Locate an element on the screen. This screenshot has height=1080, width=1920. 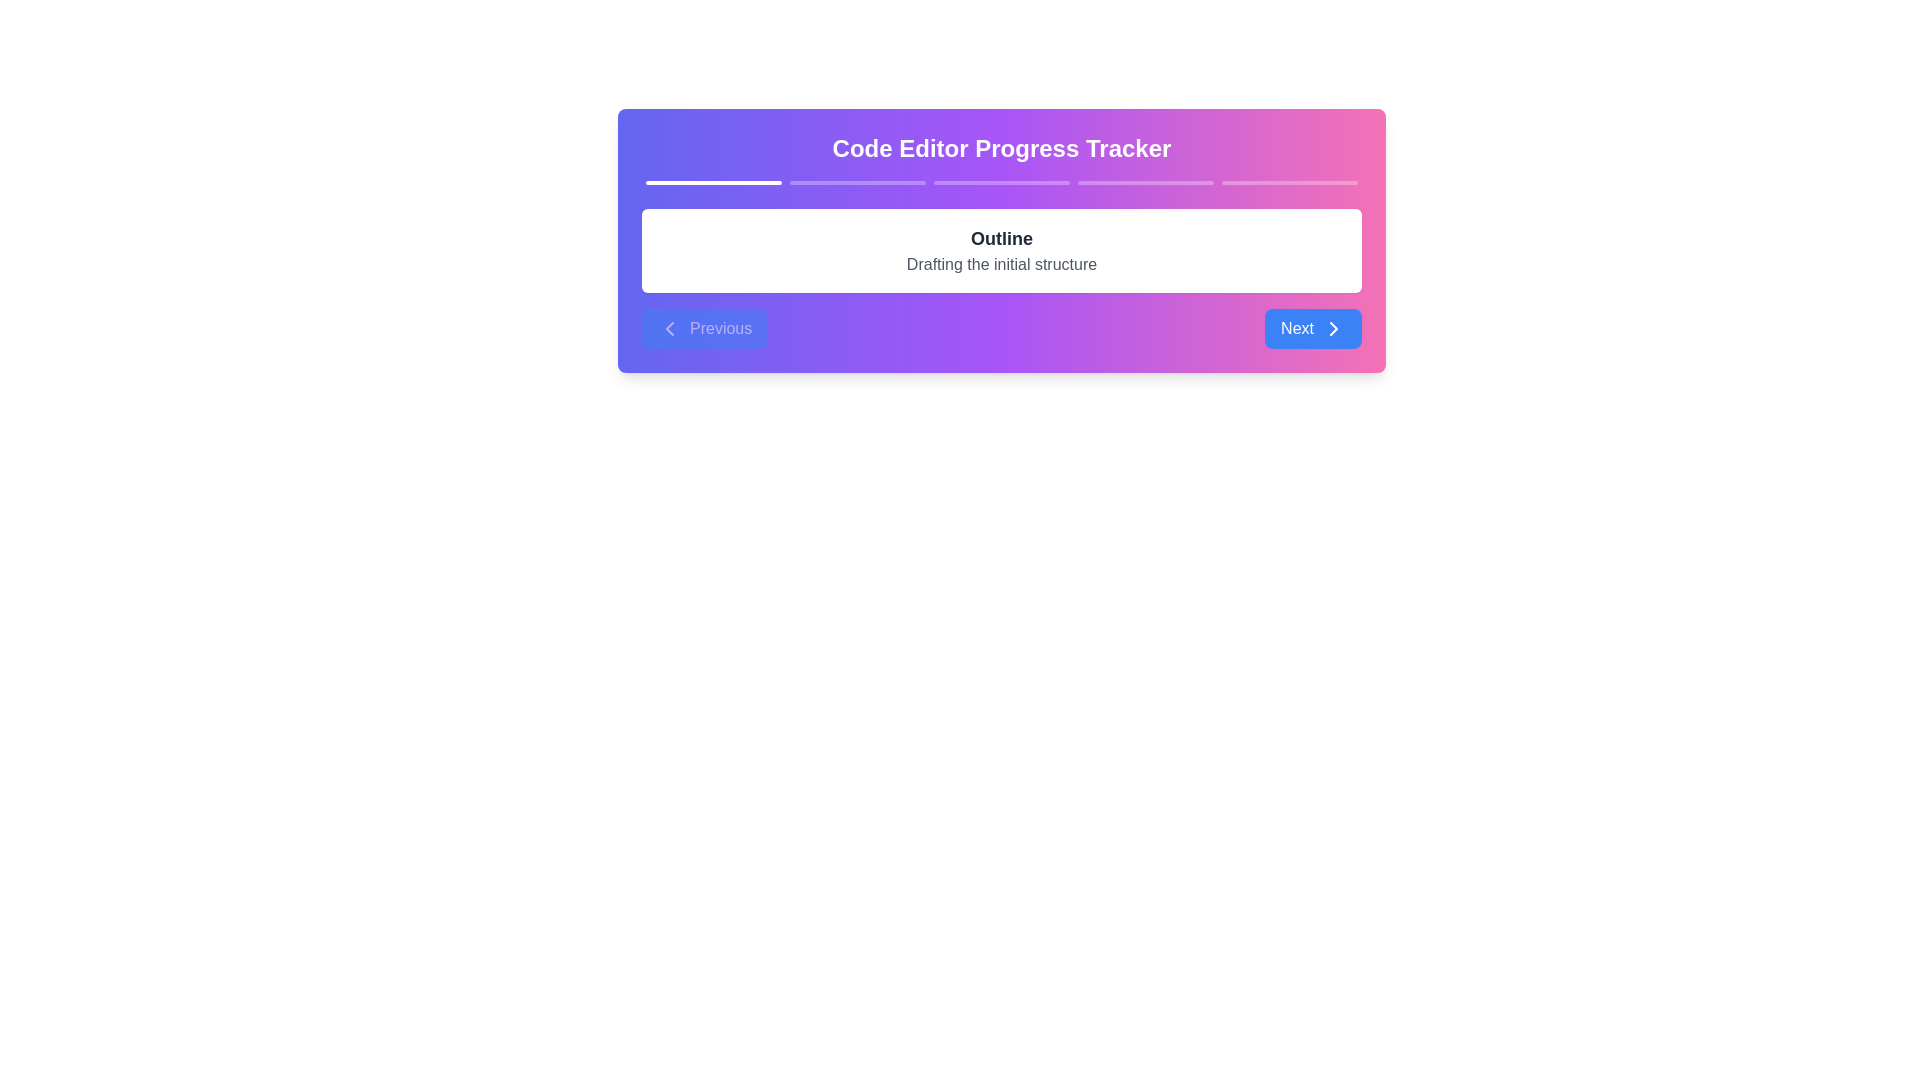
the 'Previous' button, which is a blue rounded rectangle with white text and a left-facing chevron icon is located at coordinates (705, 327).